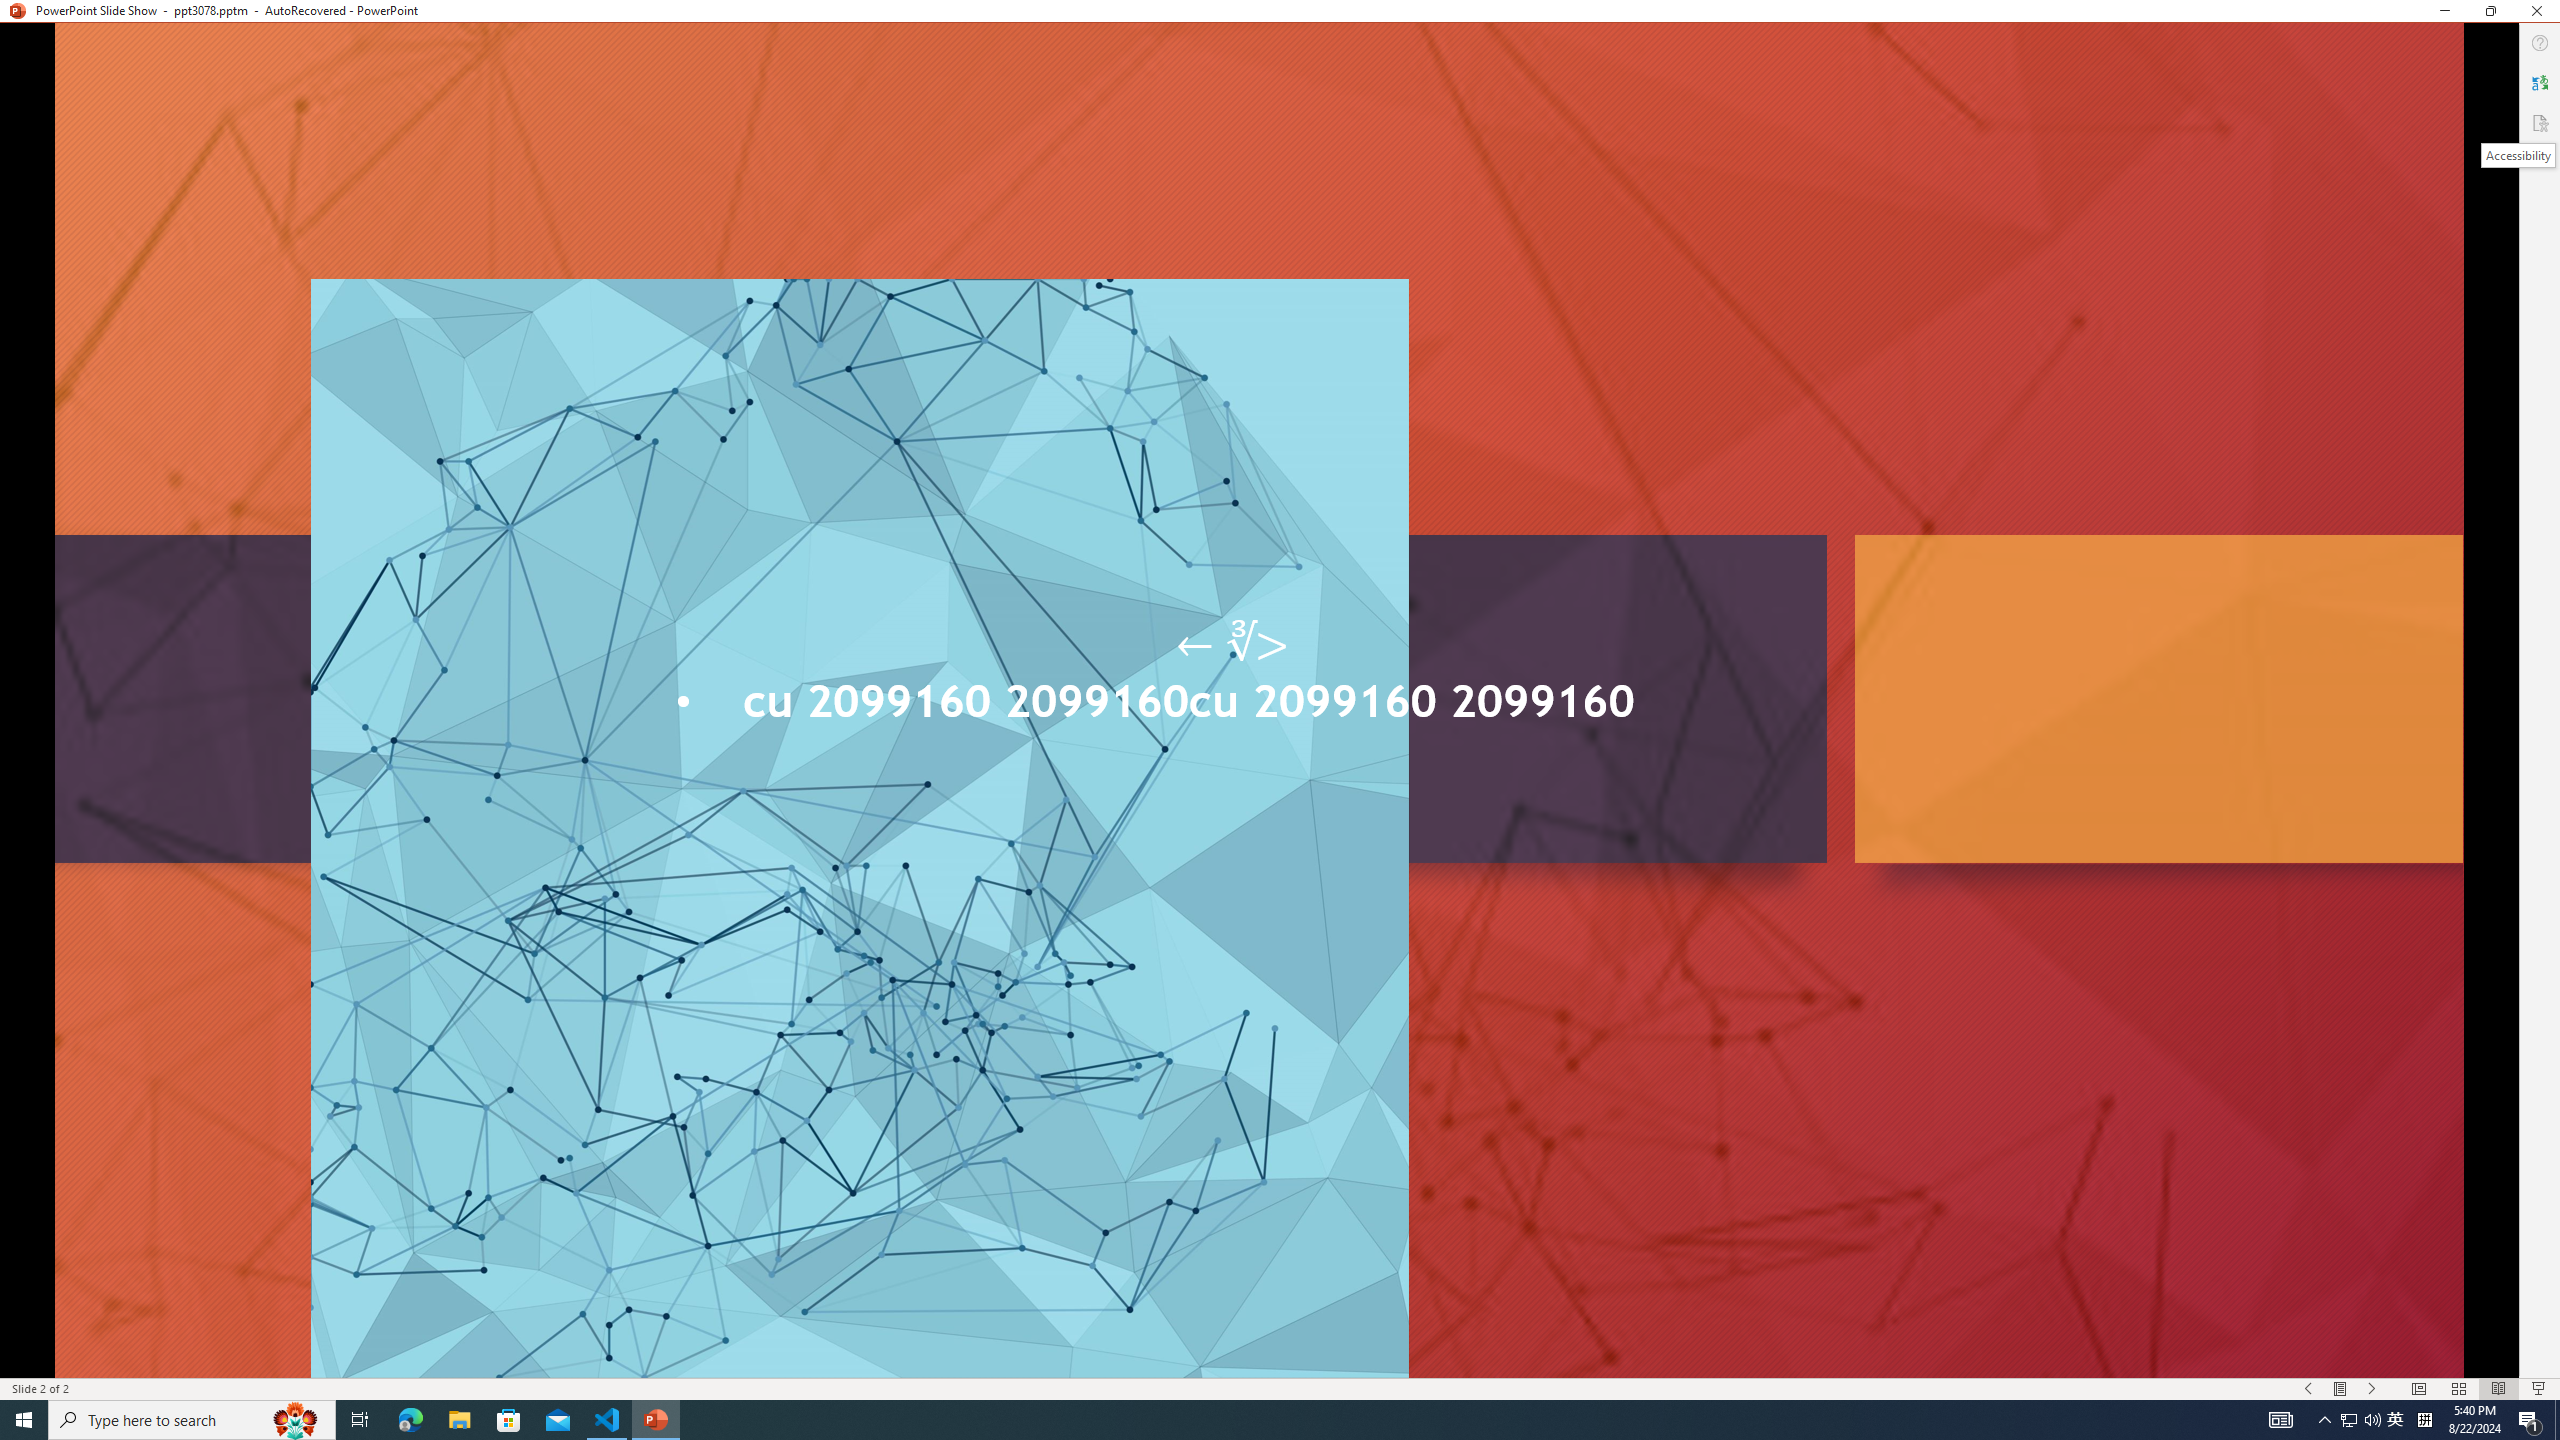  I want to click on 'Slide Show Previous On', so click(2308, 1389).